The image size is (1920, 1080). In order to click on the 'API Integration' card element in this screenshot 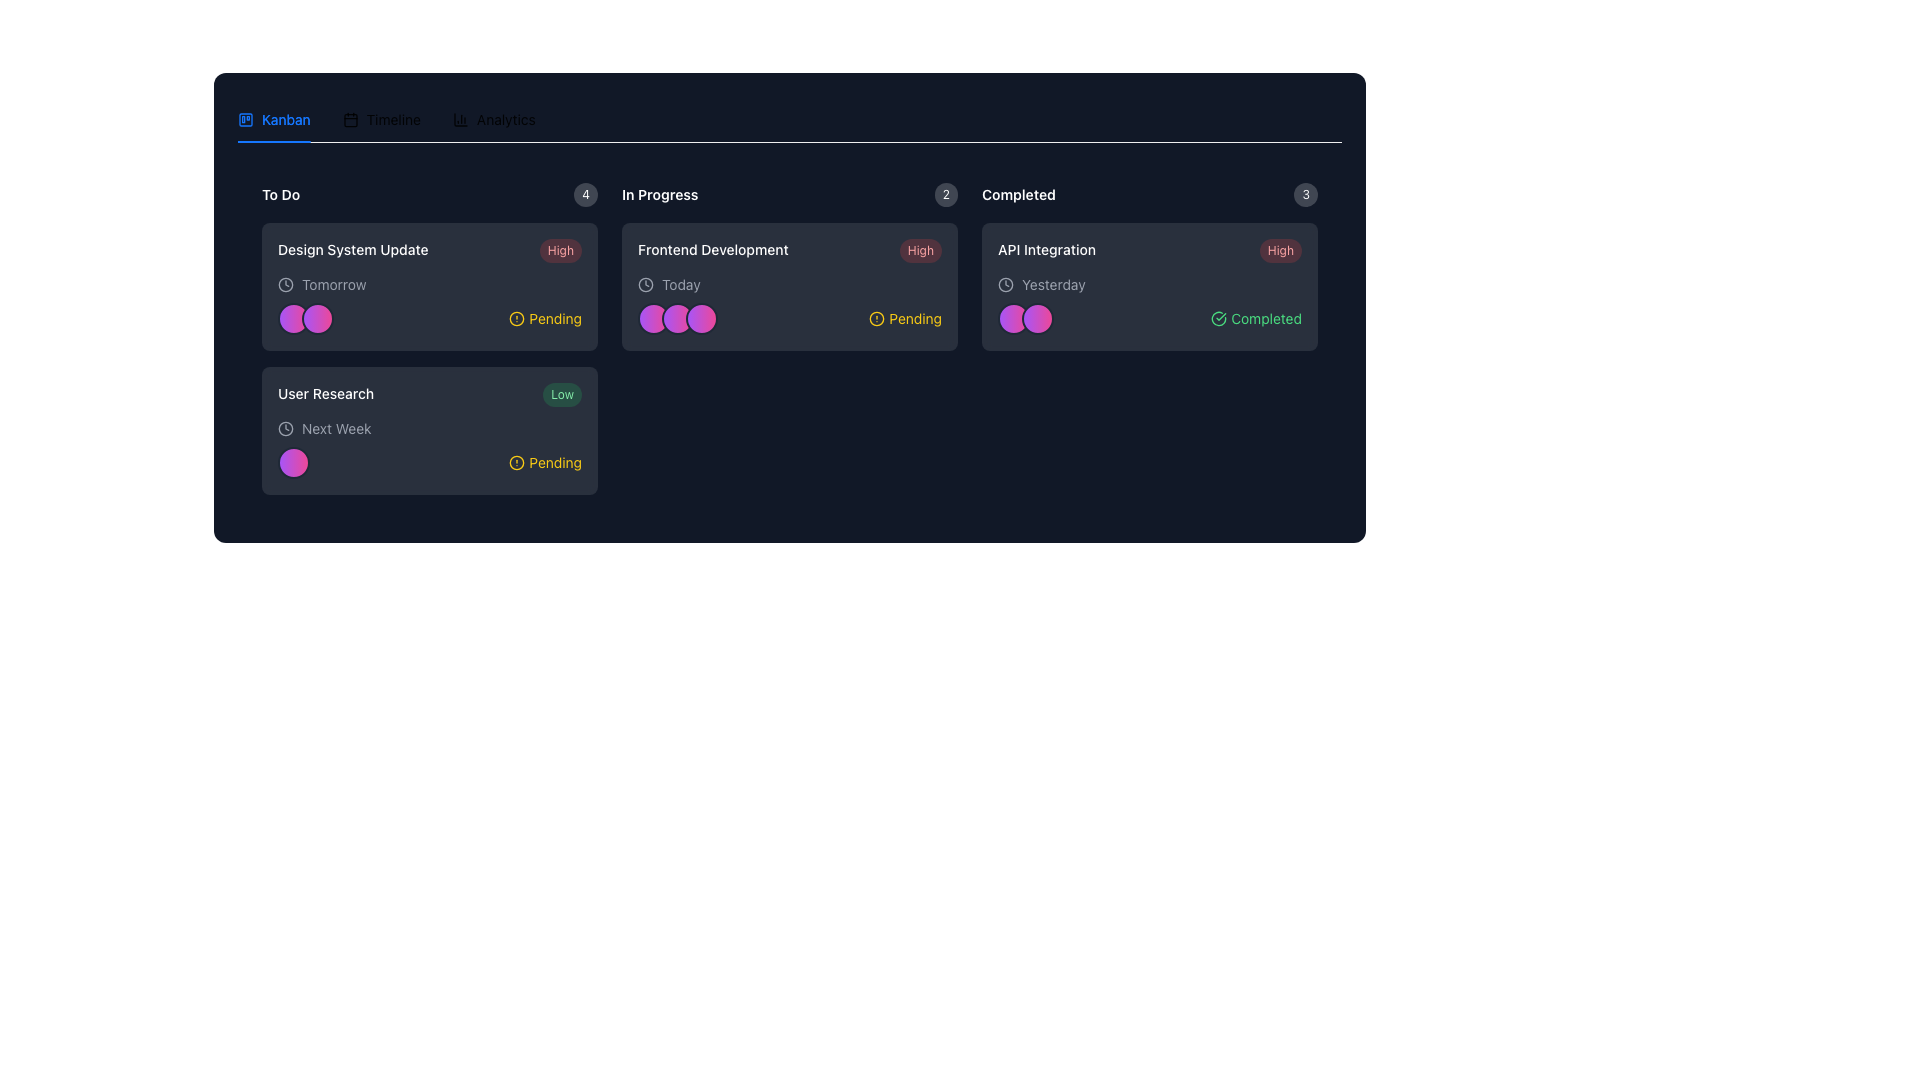, I will do `click(1150, 286)`.